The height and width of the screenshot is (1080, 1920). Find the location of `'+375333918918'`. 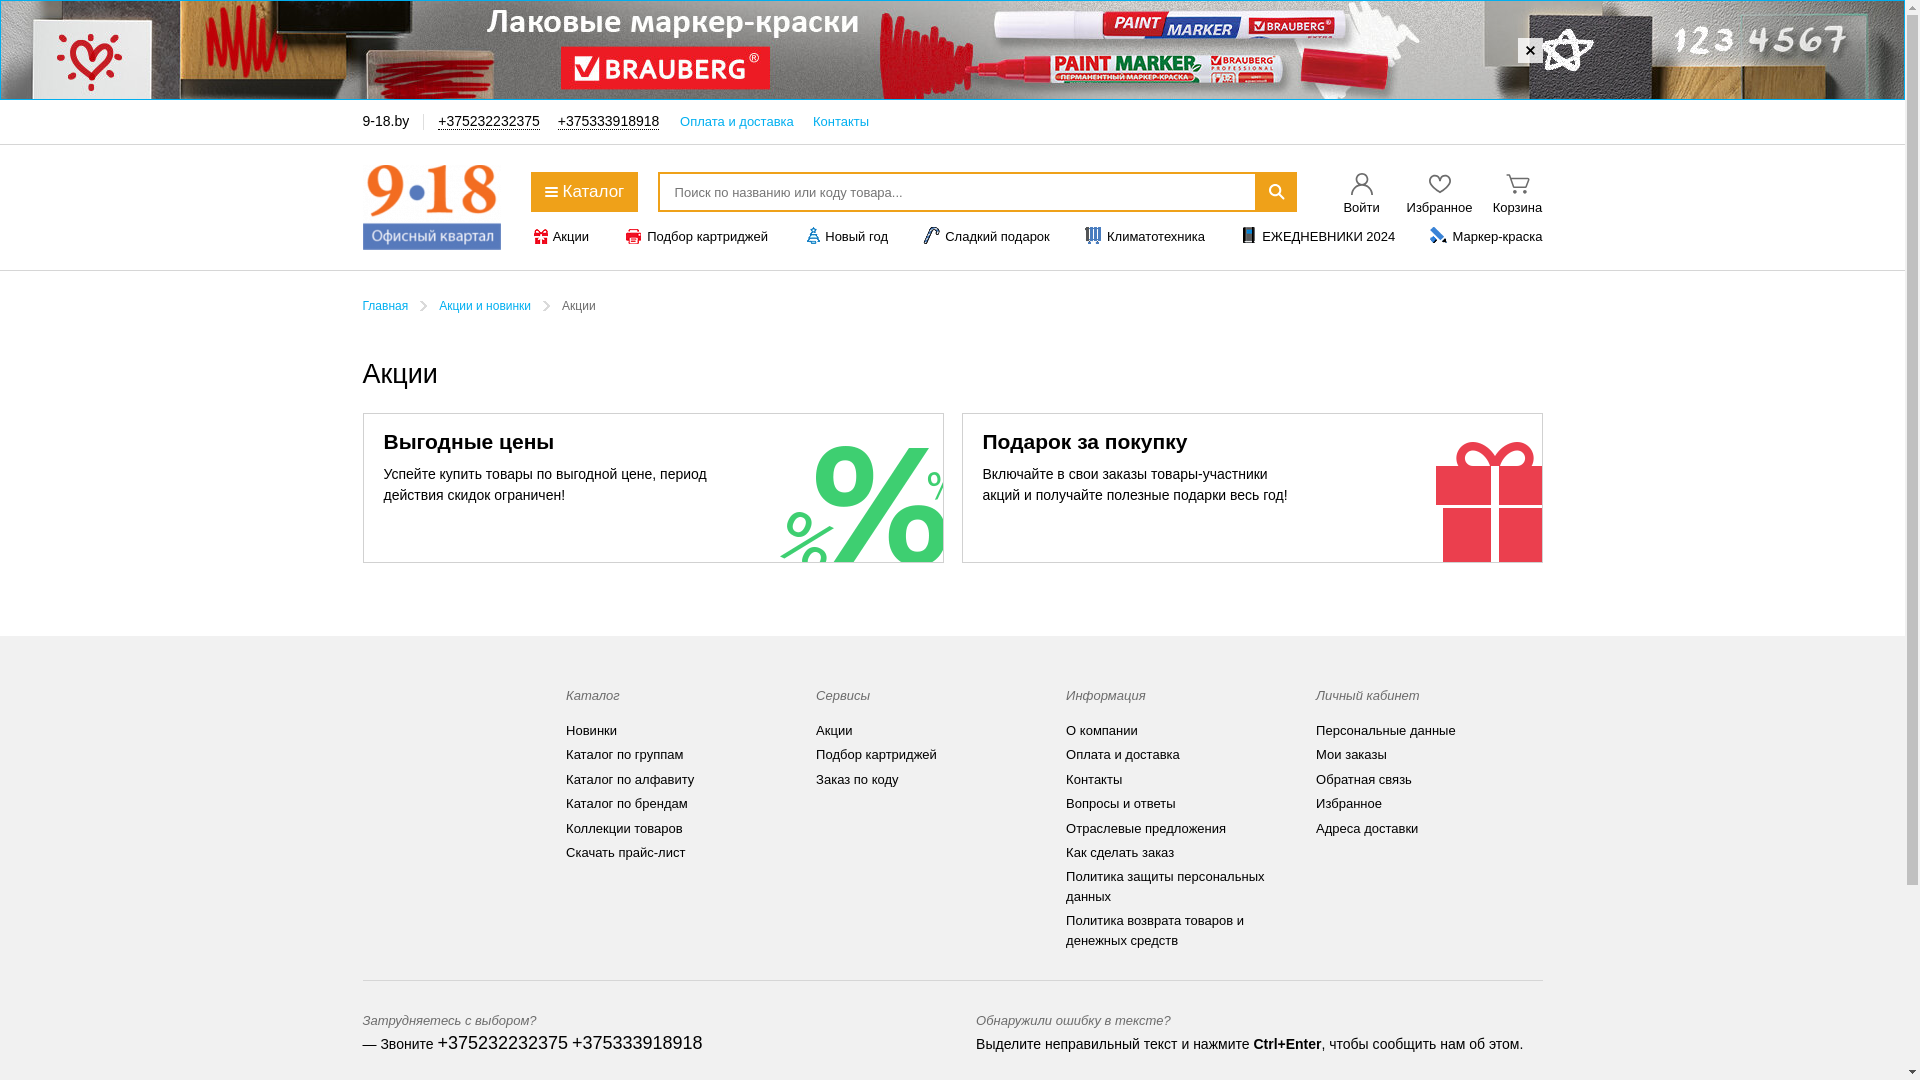

'+375333918918' is located at coordinates (636, 1042).